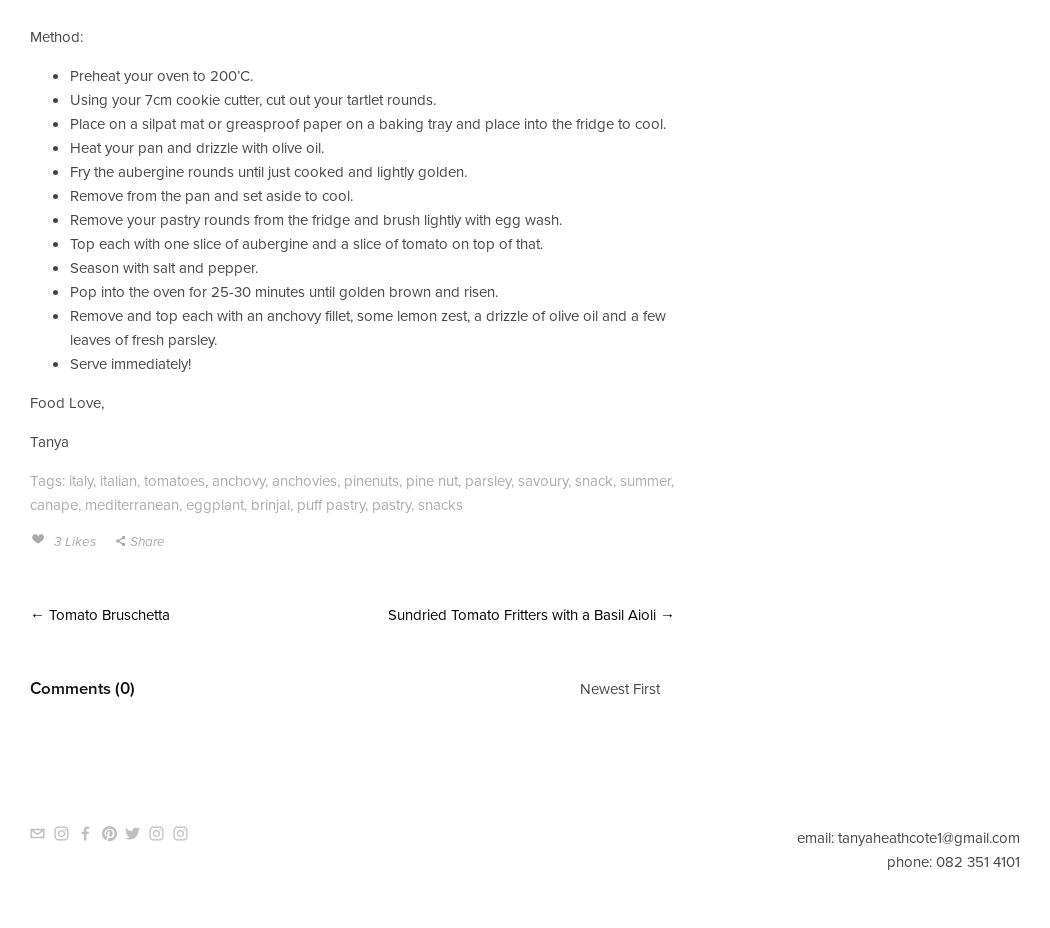 The width and height of the screenshot is (1050, 928). I want to click on 'puff pastry', so click(330, 502).